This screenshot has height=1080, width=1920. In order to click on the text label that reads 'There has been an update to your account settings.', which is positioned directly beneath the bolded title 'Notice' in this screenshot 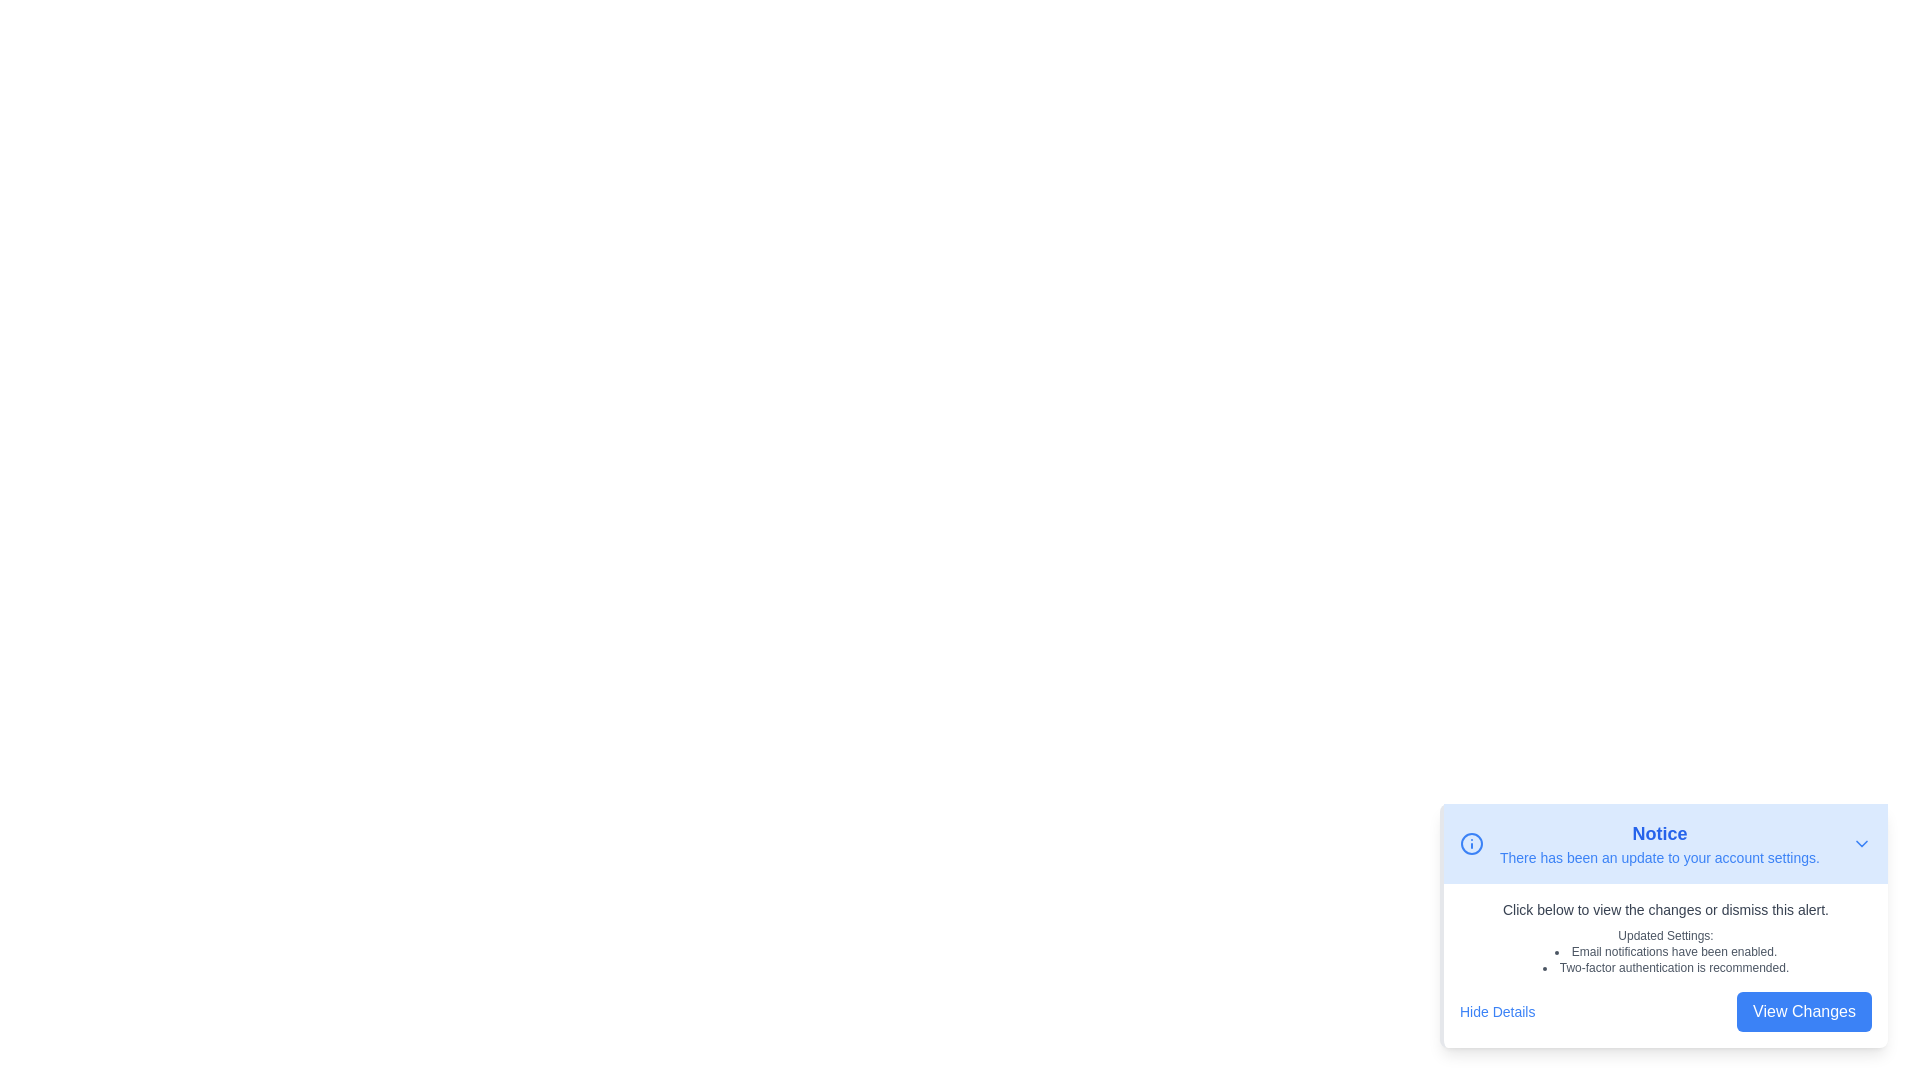, I will do `click(1660, 856)`.